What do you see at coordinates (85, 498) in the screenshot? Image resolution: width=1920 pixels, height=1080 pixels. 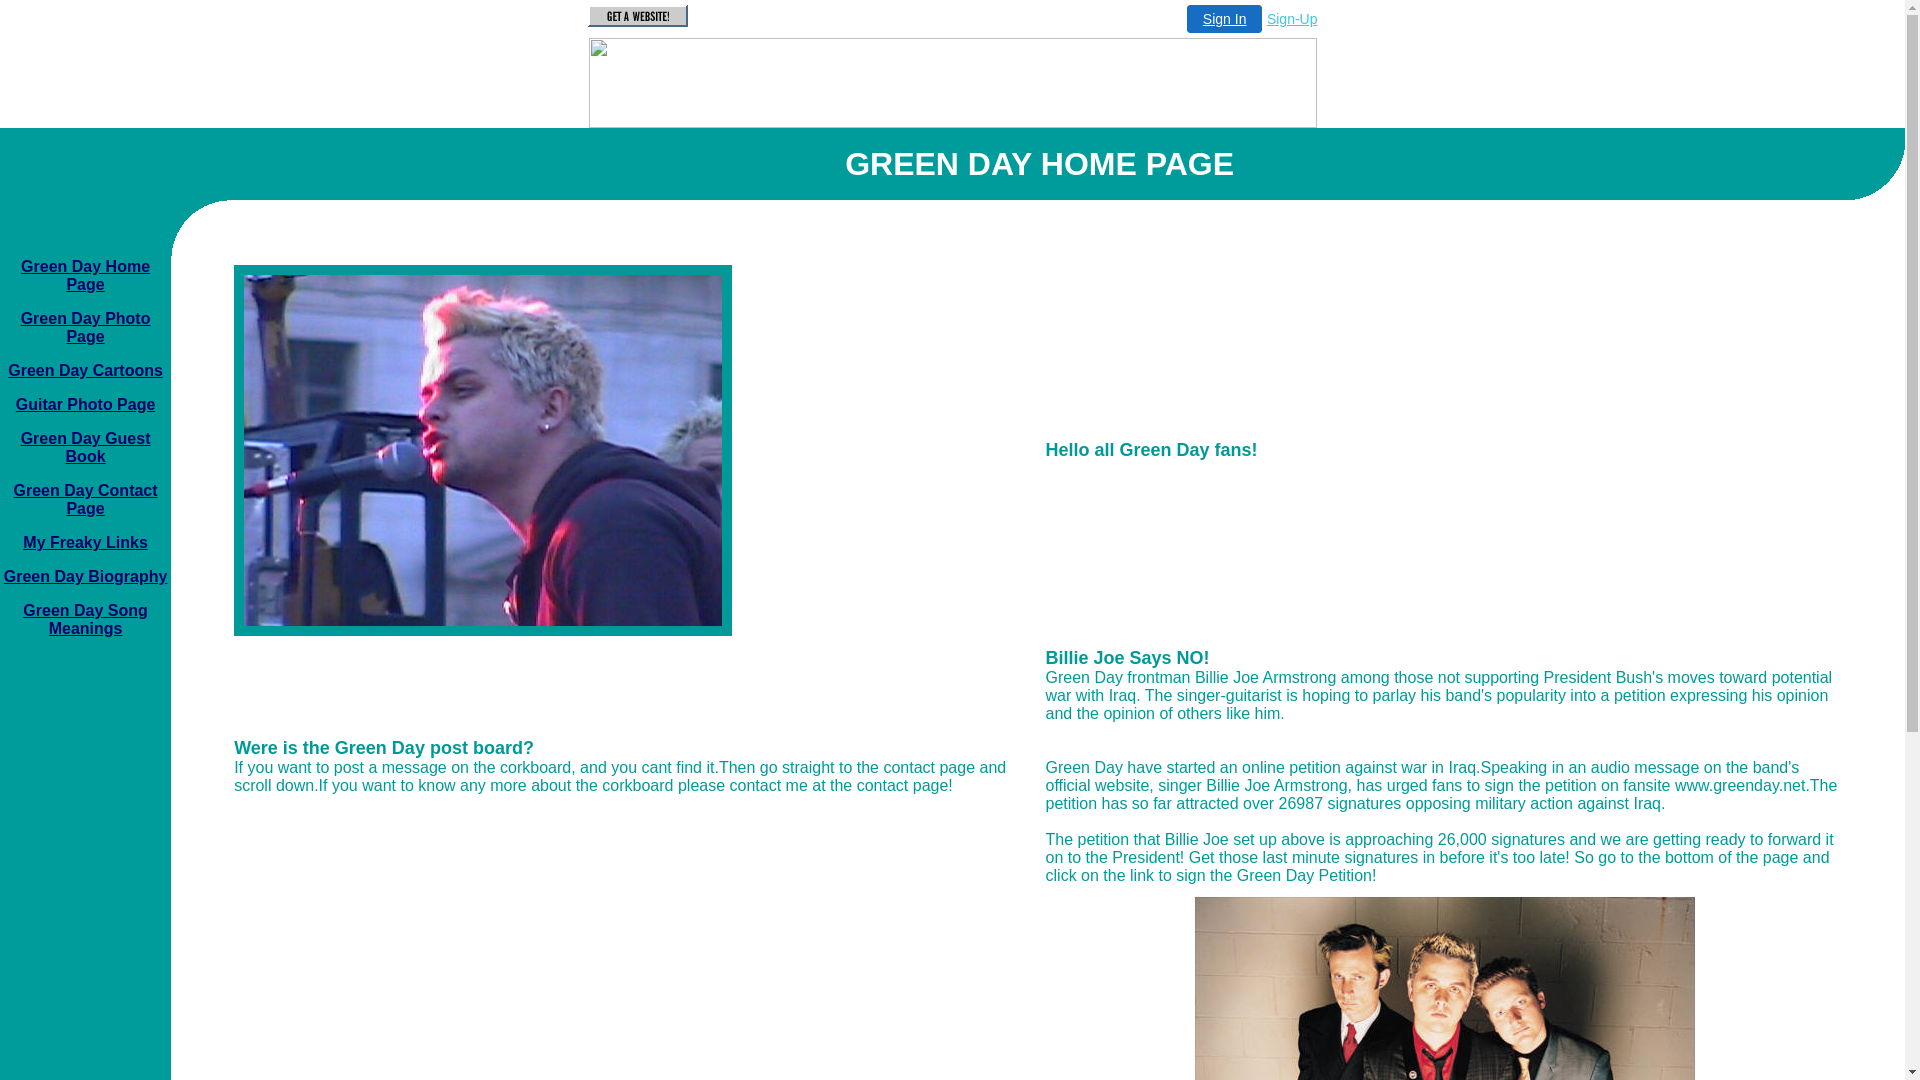 I see `'Green Day Contact Page'` at bounding box center [85, 498].